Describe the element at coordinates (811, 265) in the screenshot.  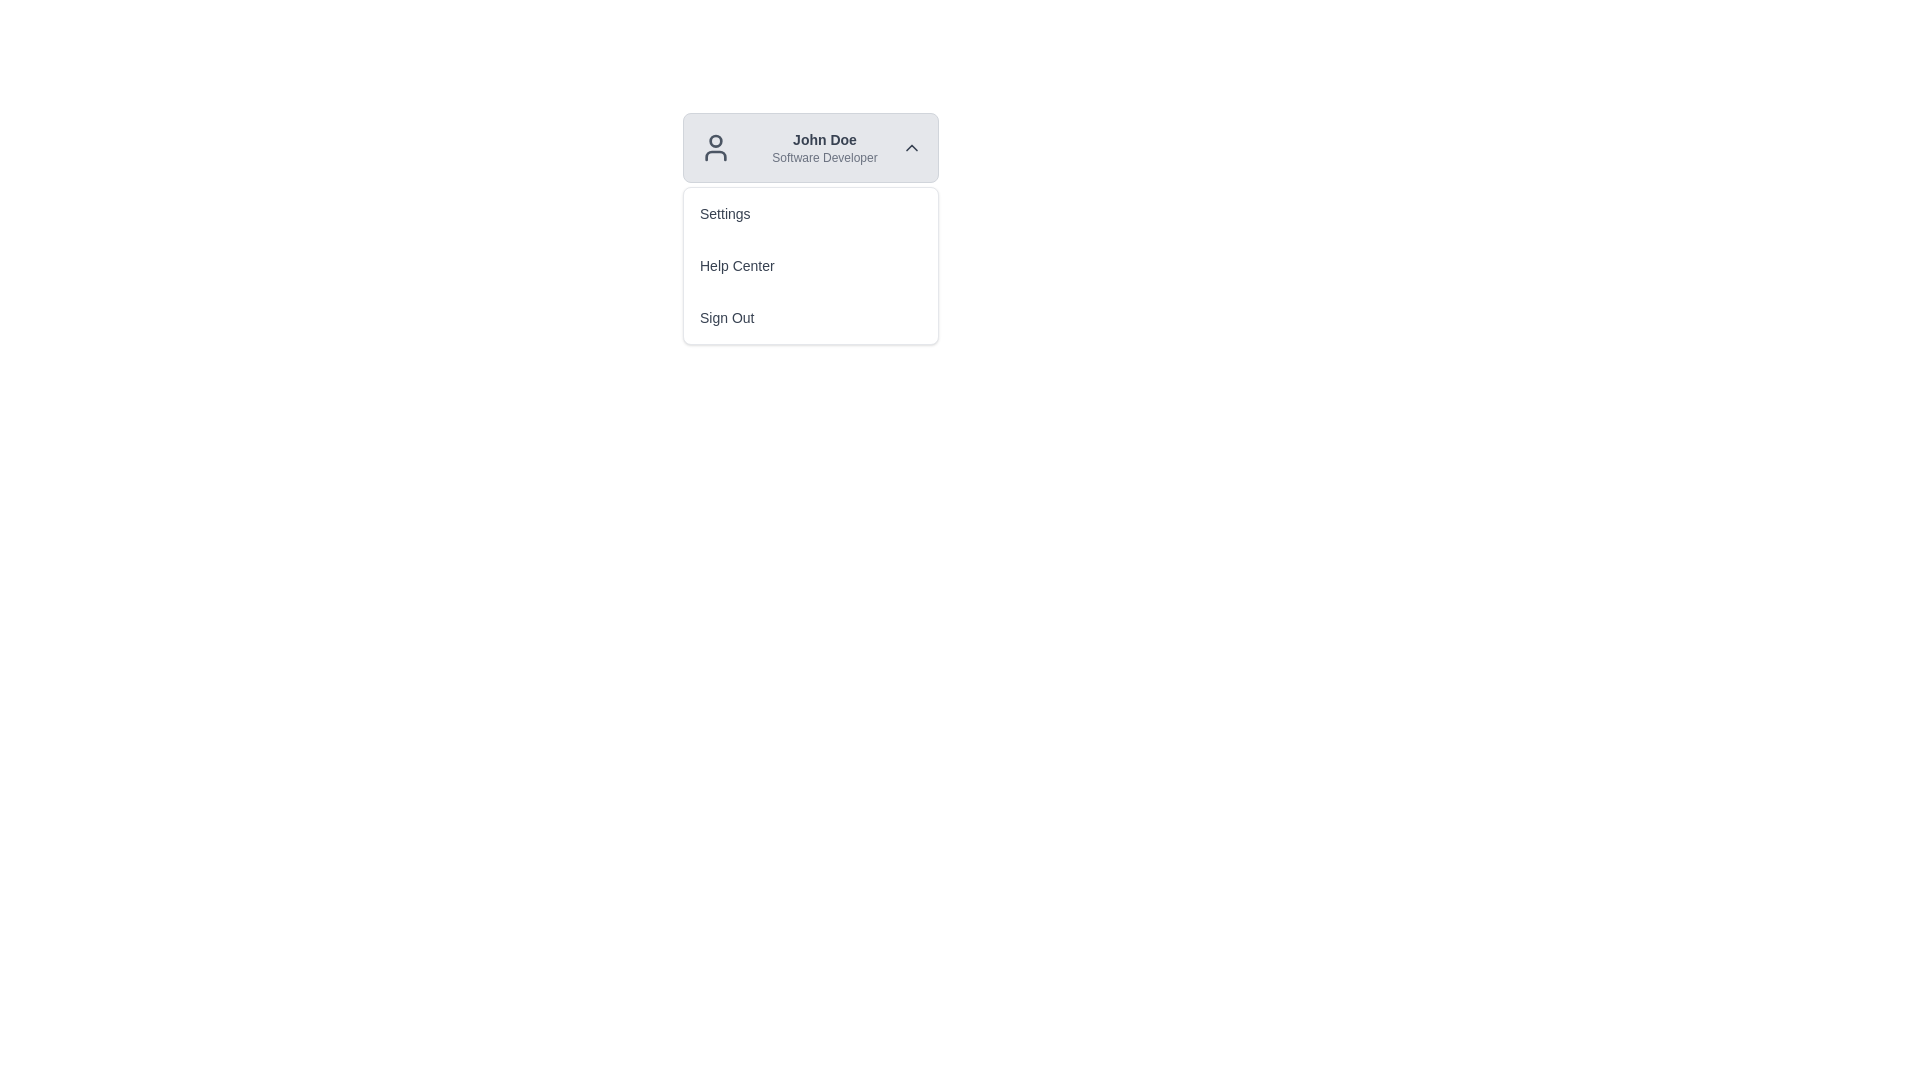
I see `the 'Help Center' dropdown menu item located directly below the profile summary of 'John Doe', which is the second option in the dropdown menu` at that location.